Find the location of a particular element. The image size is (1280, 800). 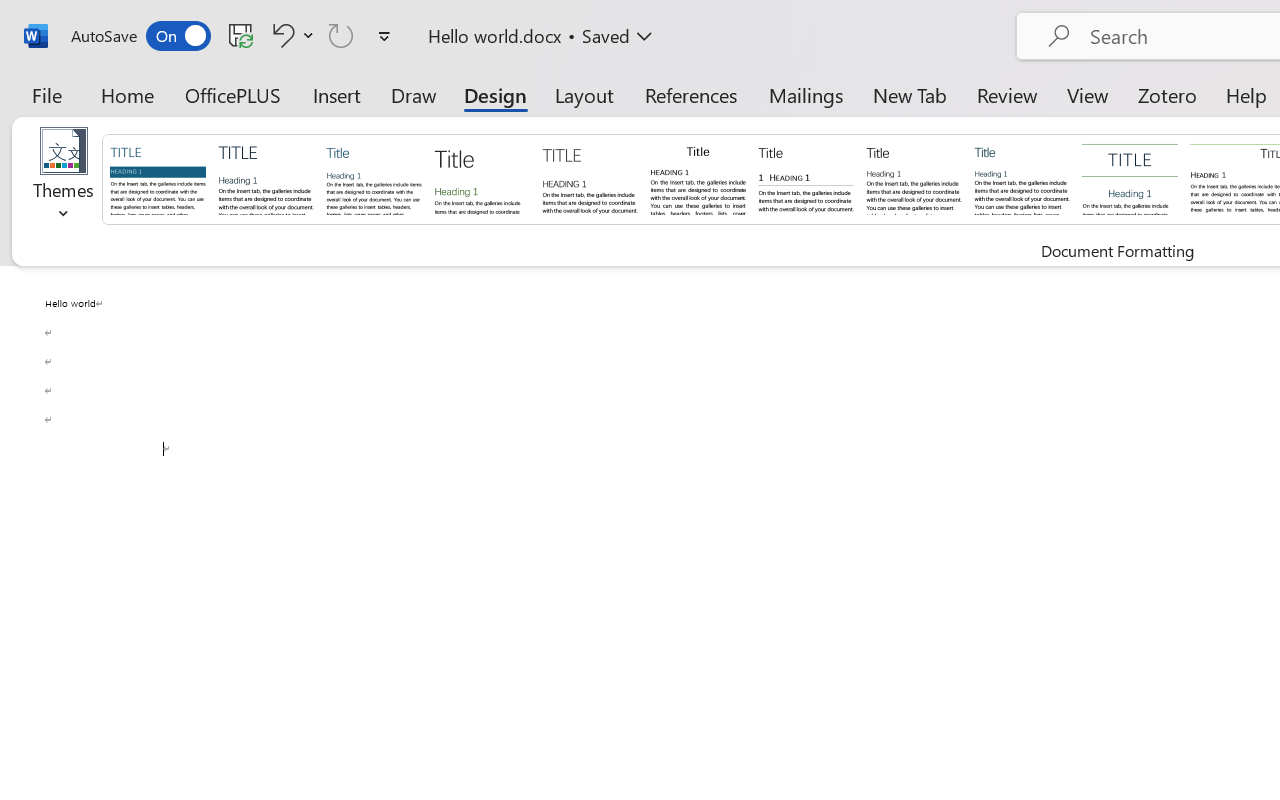

'OfficePLUS' is located at coordinates (233, 94).